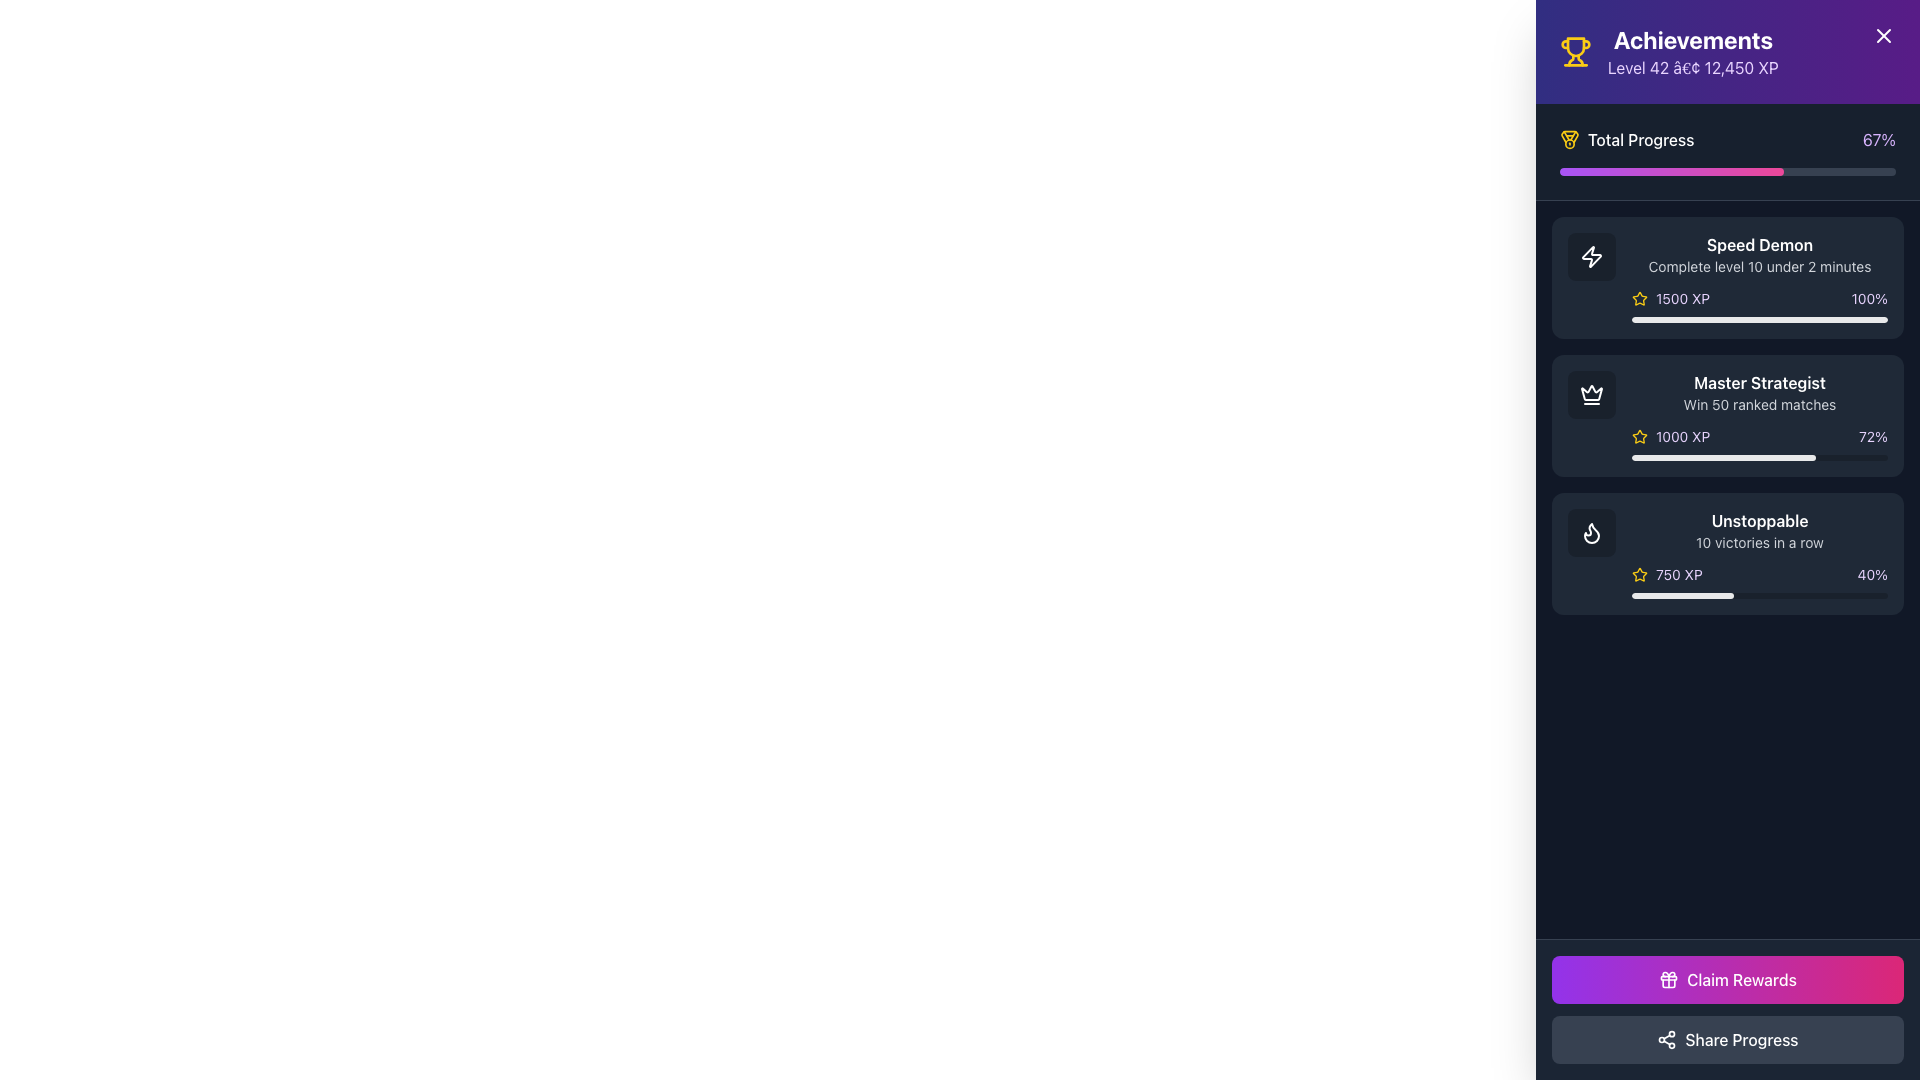 The height and width of the screenshot is (1080, 1920). Describe the element at coordinates (1670, 299) in the screenshot. I see `text label indicating the experience points (XP) for completing the 'Speed Demon' achievement, which is positioned under the header 'Speed Demon: Complete level 10 under 2 minutes' in the Achievements sidebar` at that location.